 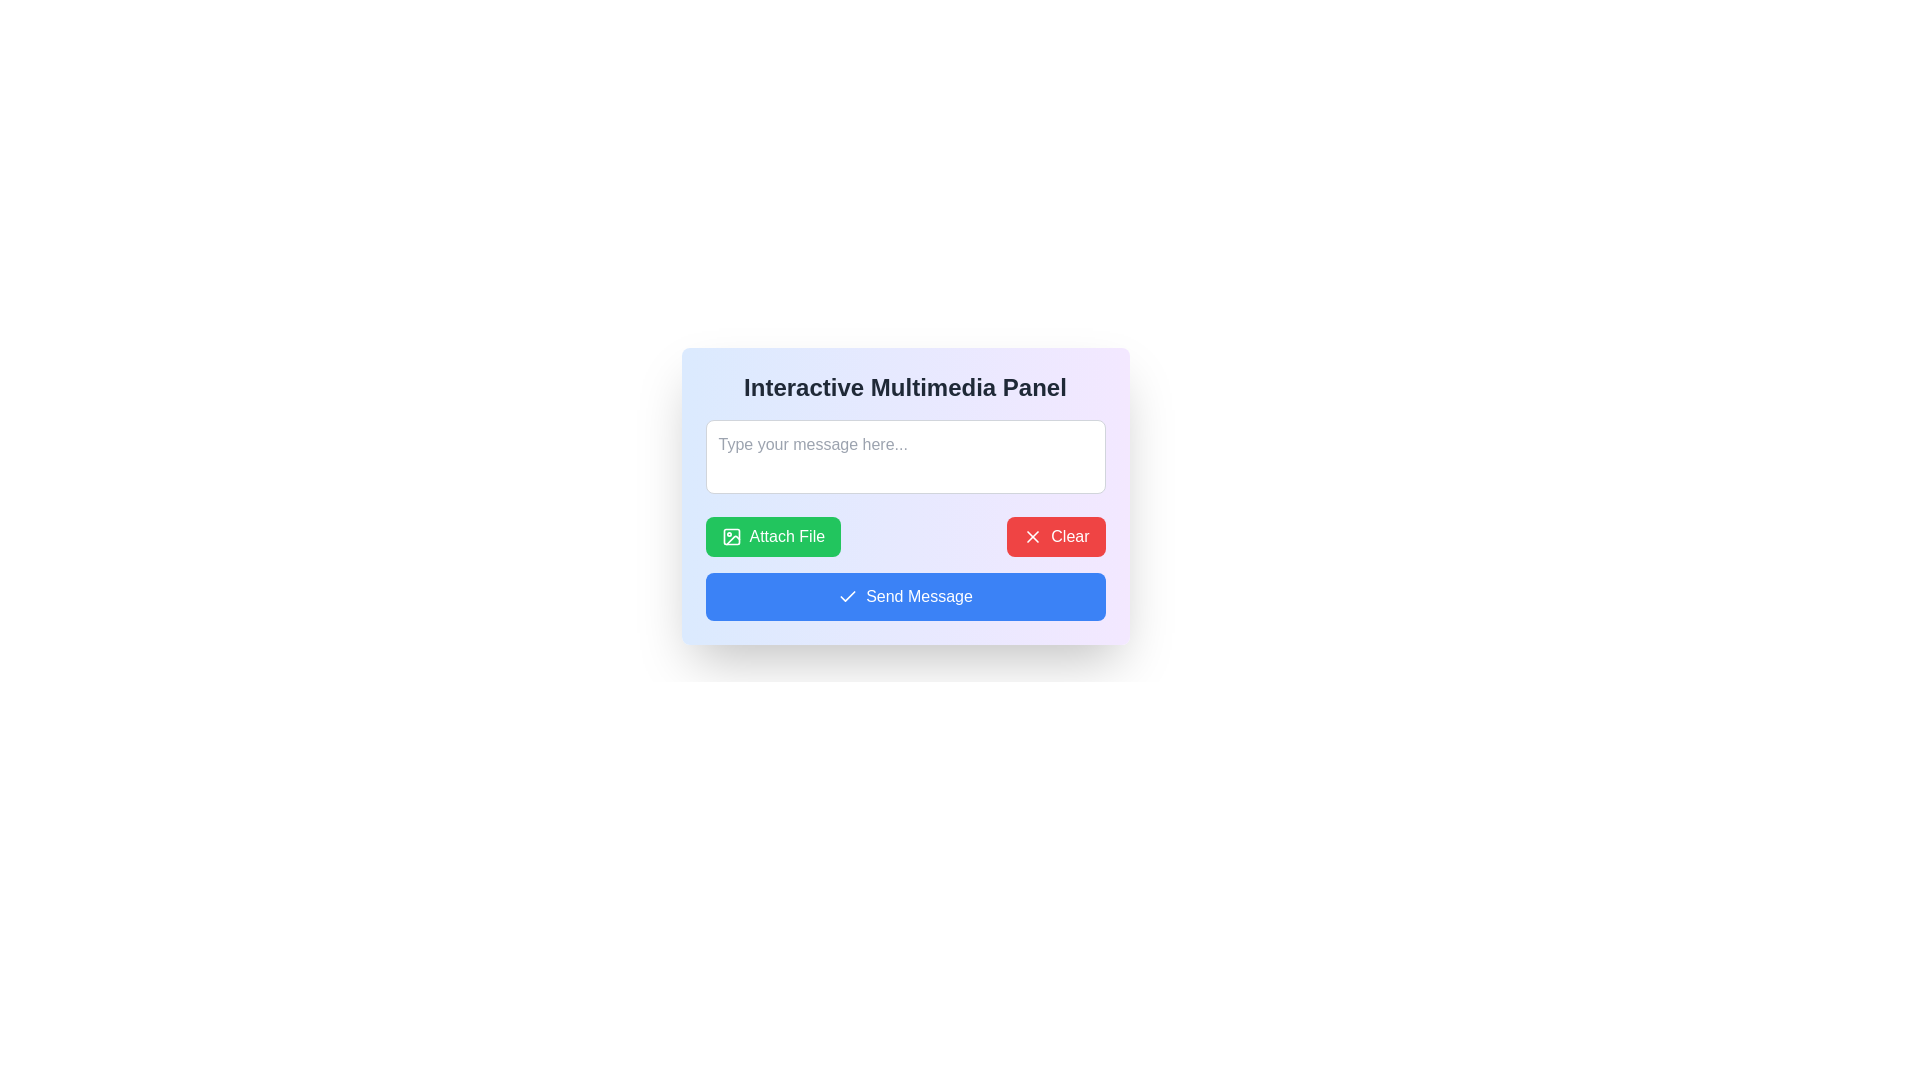 What do you see at coordinates (1055, 535) in the screenshot?
I see `the red 'Clear' button with a white cross icon to change its background color` at bounding box center [1055, 535].